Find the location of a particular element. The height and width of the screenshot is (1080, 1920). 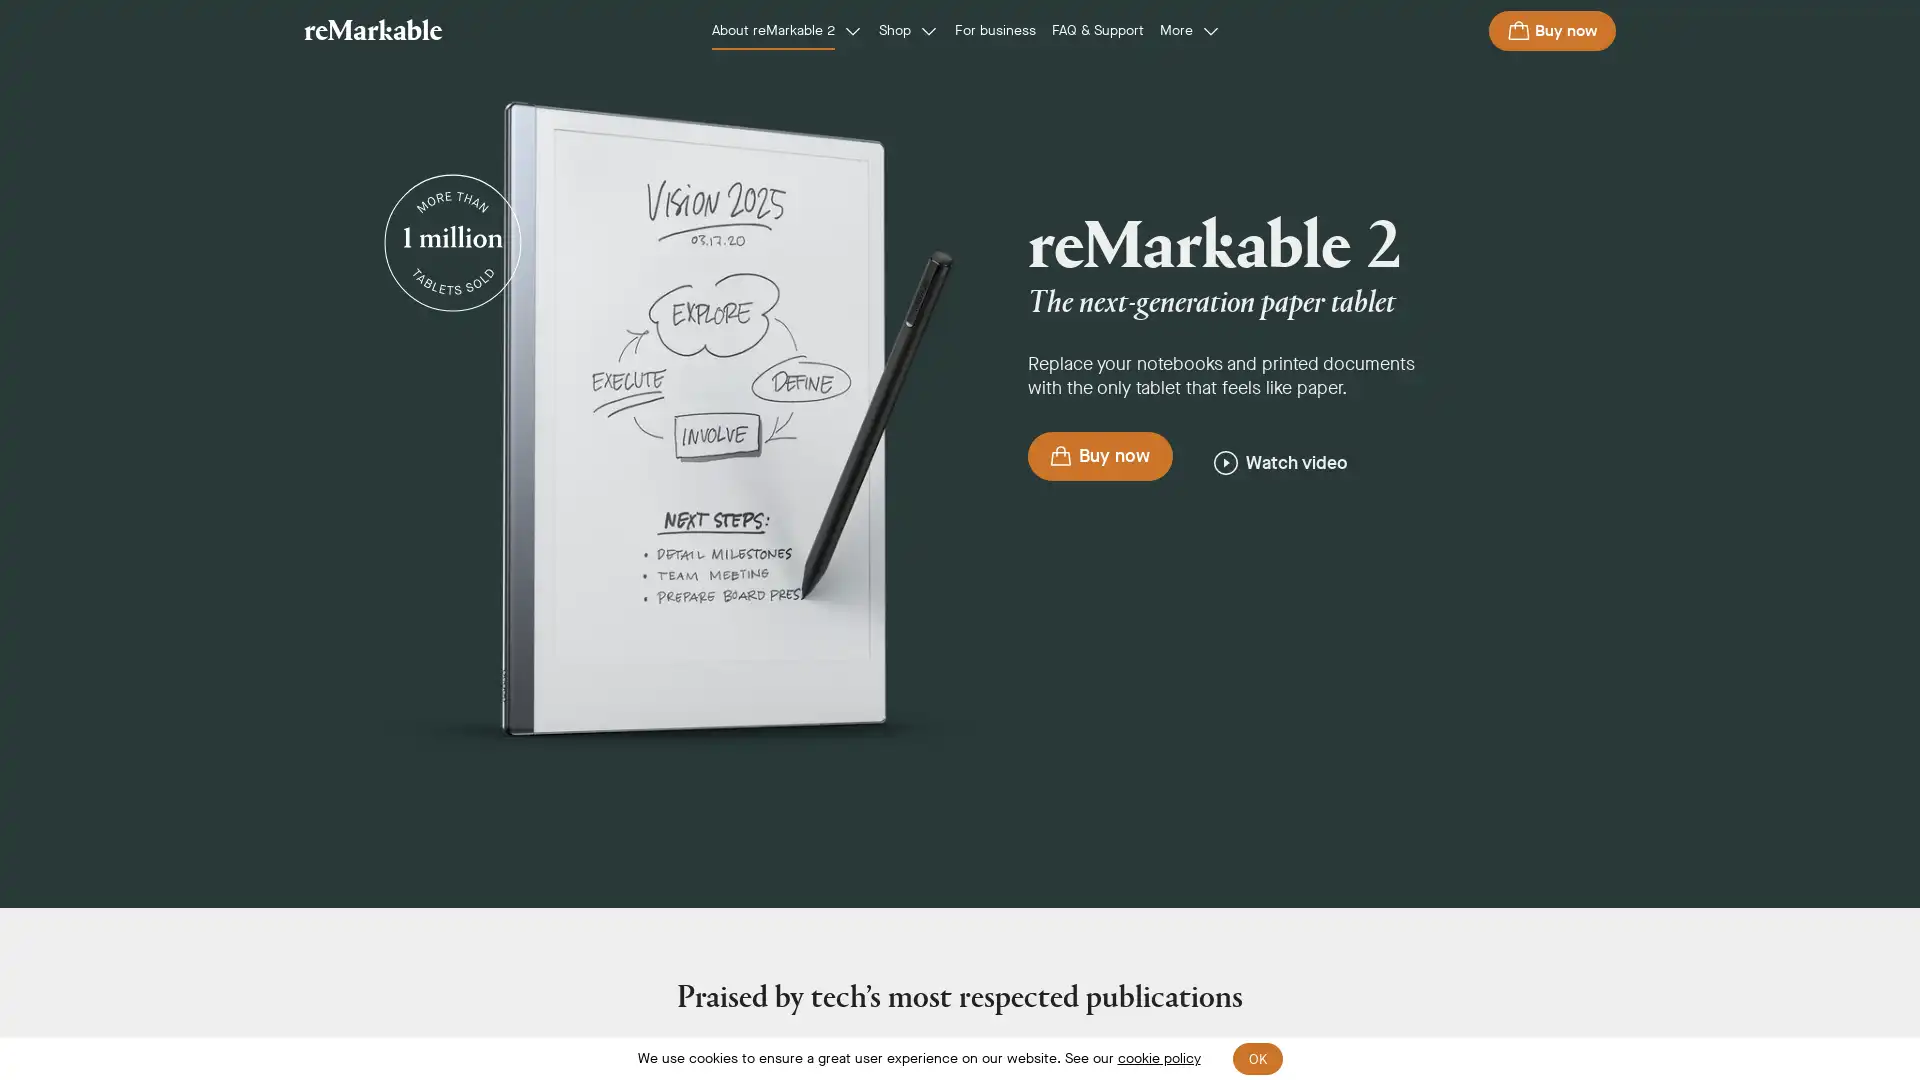

Buy now is located at coordinates (1551, 30).